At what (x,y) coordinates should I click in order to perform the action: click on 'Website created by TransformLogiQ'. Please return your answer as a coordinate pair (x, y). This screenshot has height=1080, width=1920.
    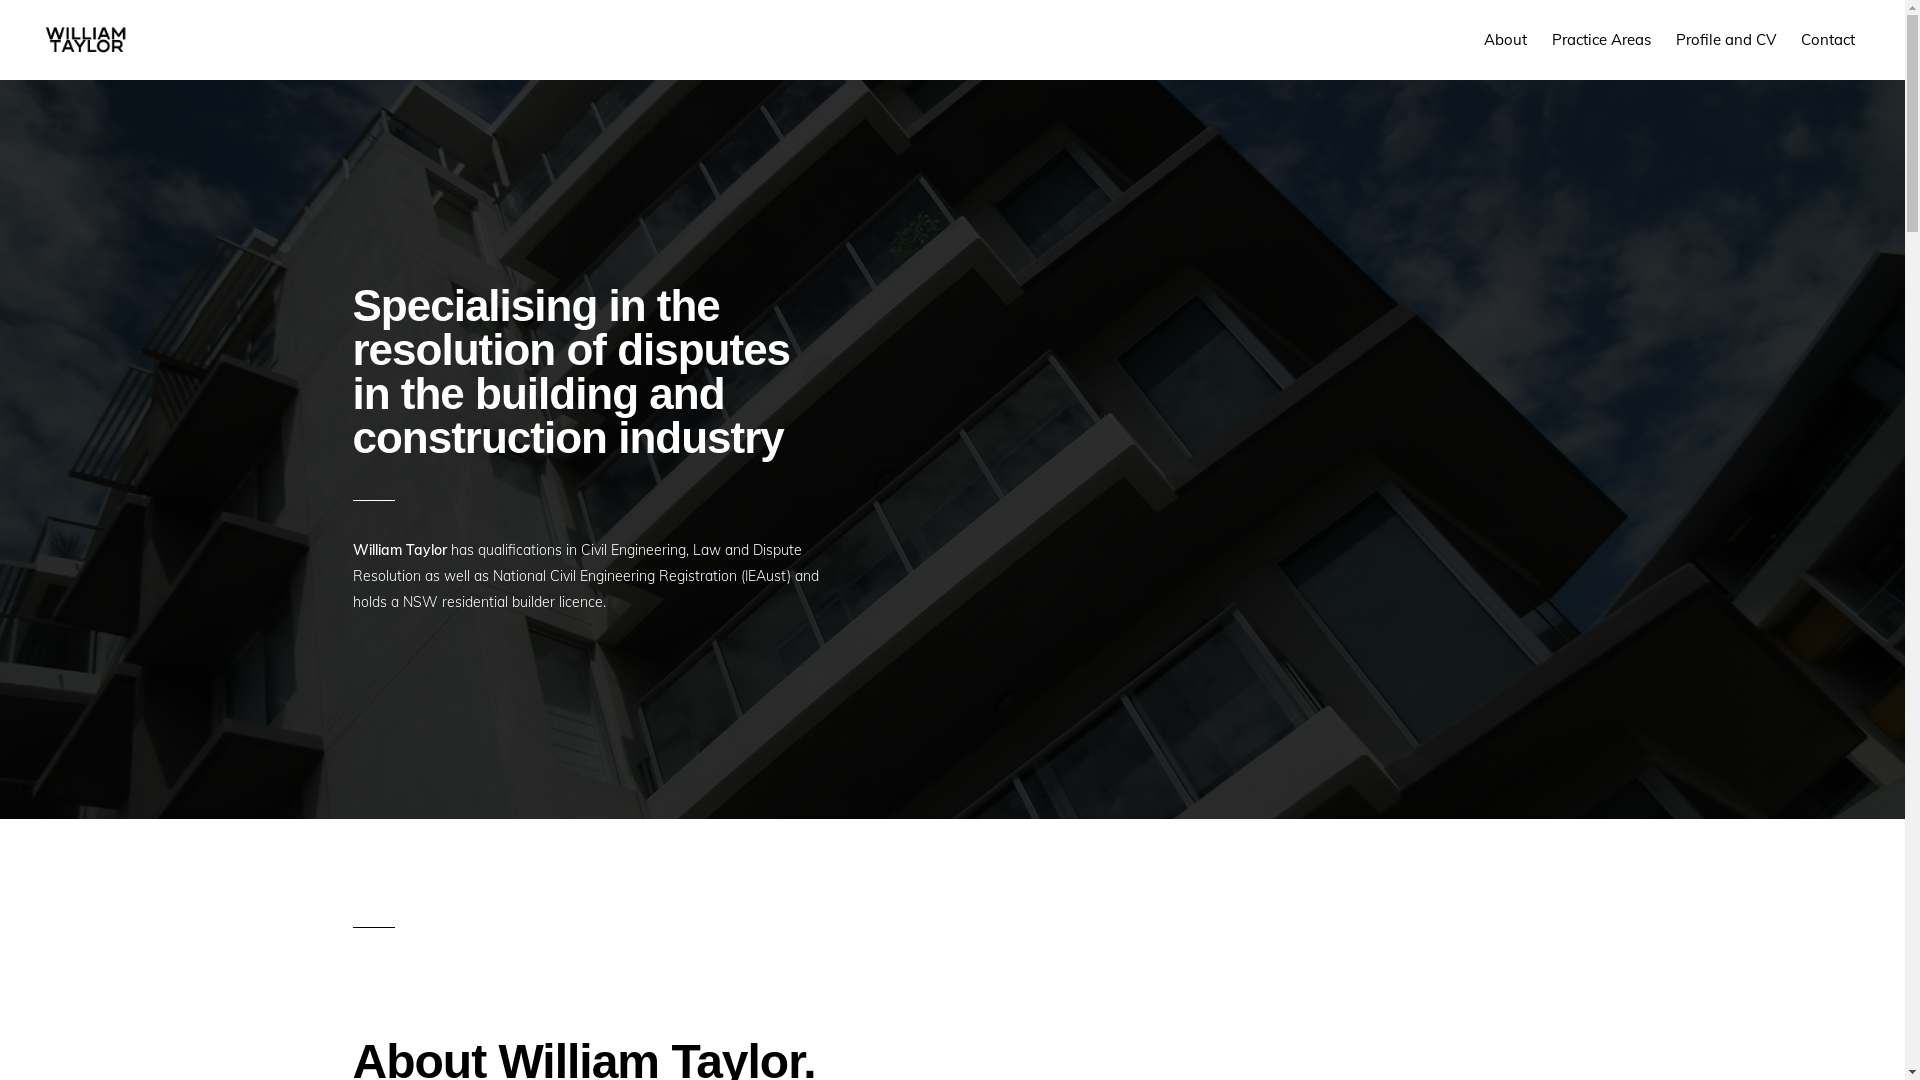
    Looking at the image, I should click on (1221, 1033).